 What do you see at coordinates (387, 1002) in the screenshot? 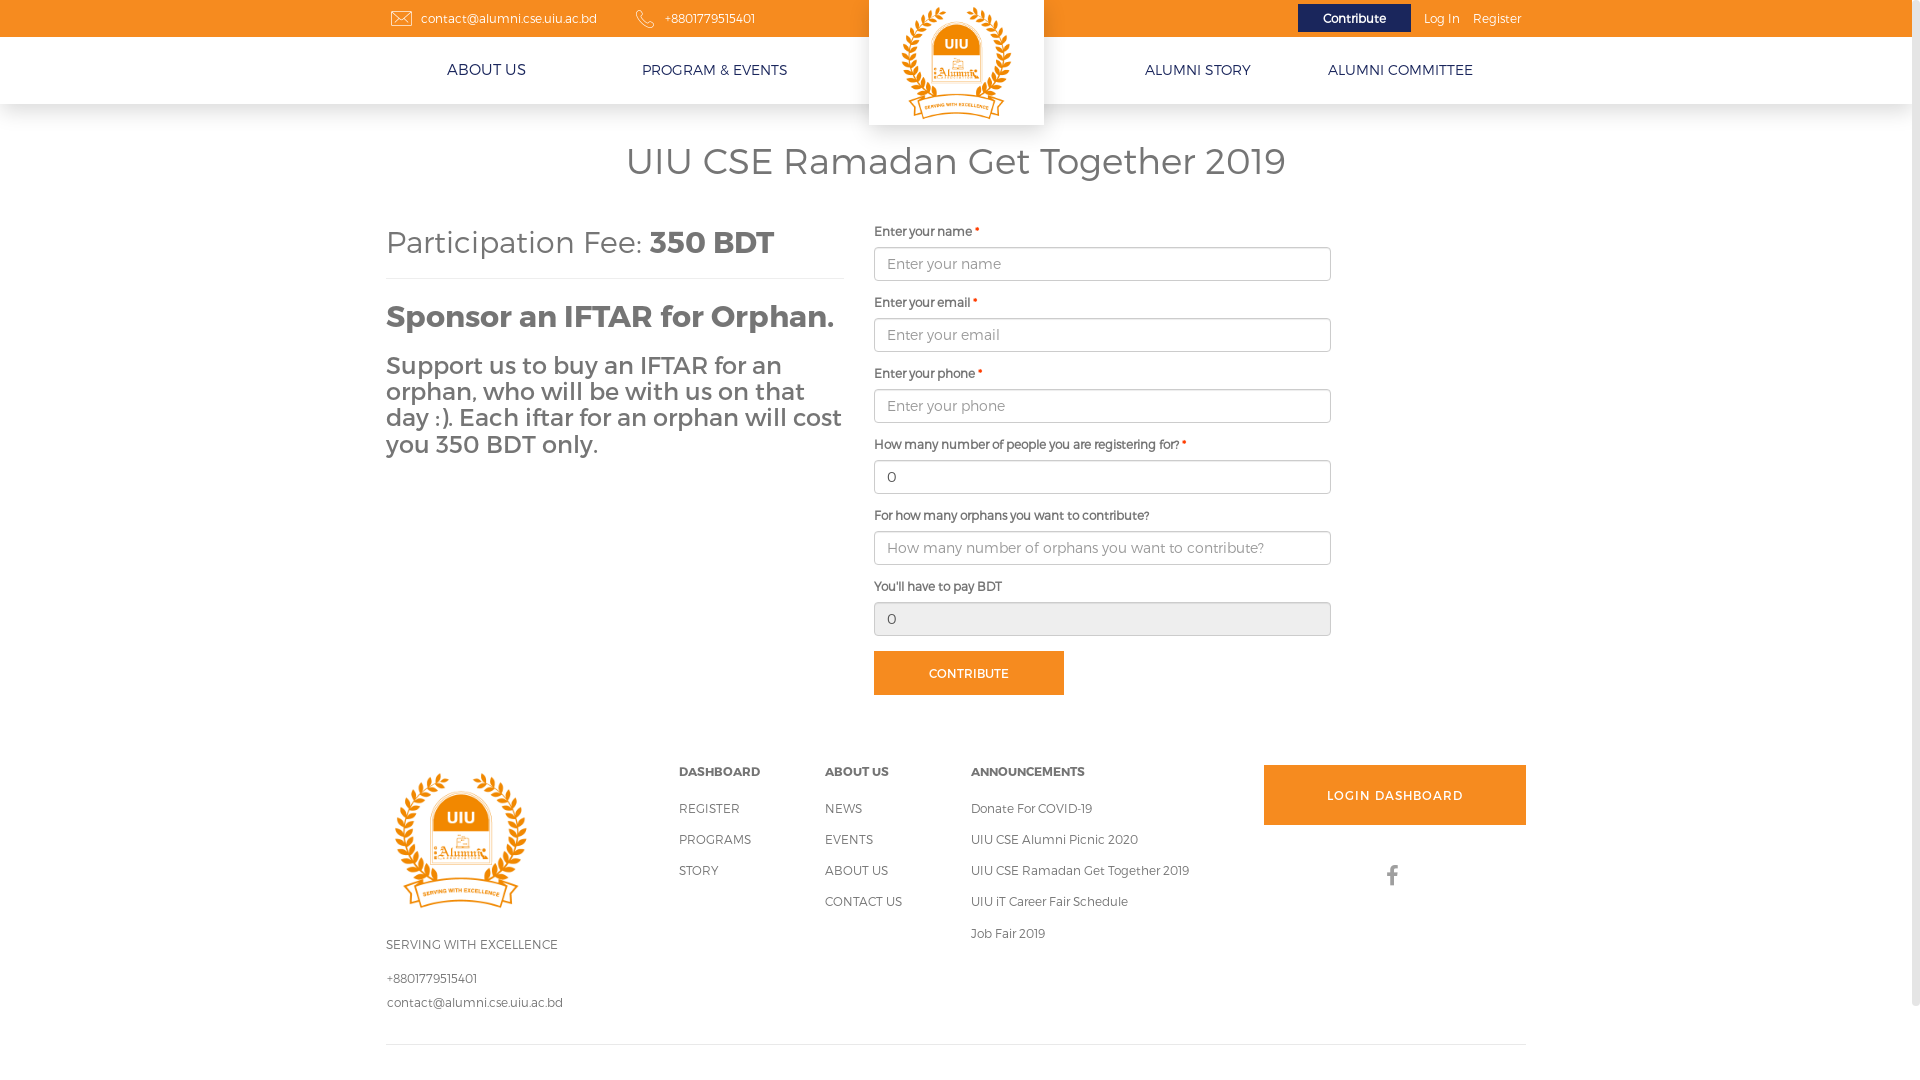
I see `'contact@alumni.cse.uiu.ac.bd'` at bounding box center [387, 1002].